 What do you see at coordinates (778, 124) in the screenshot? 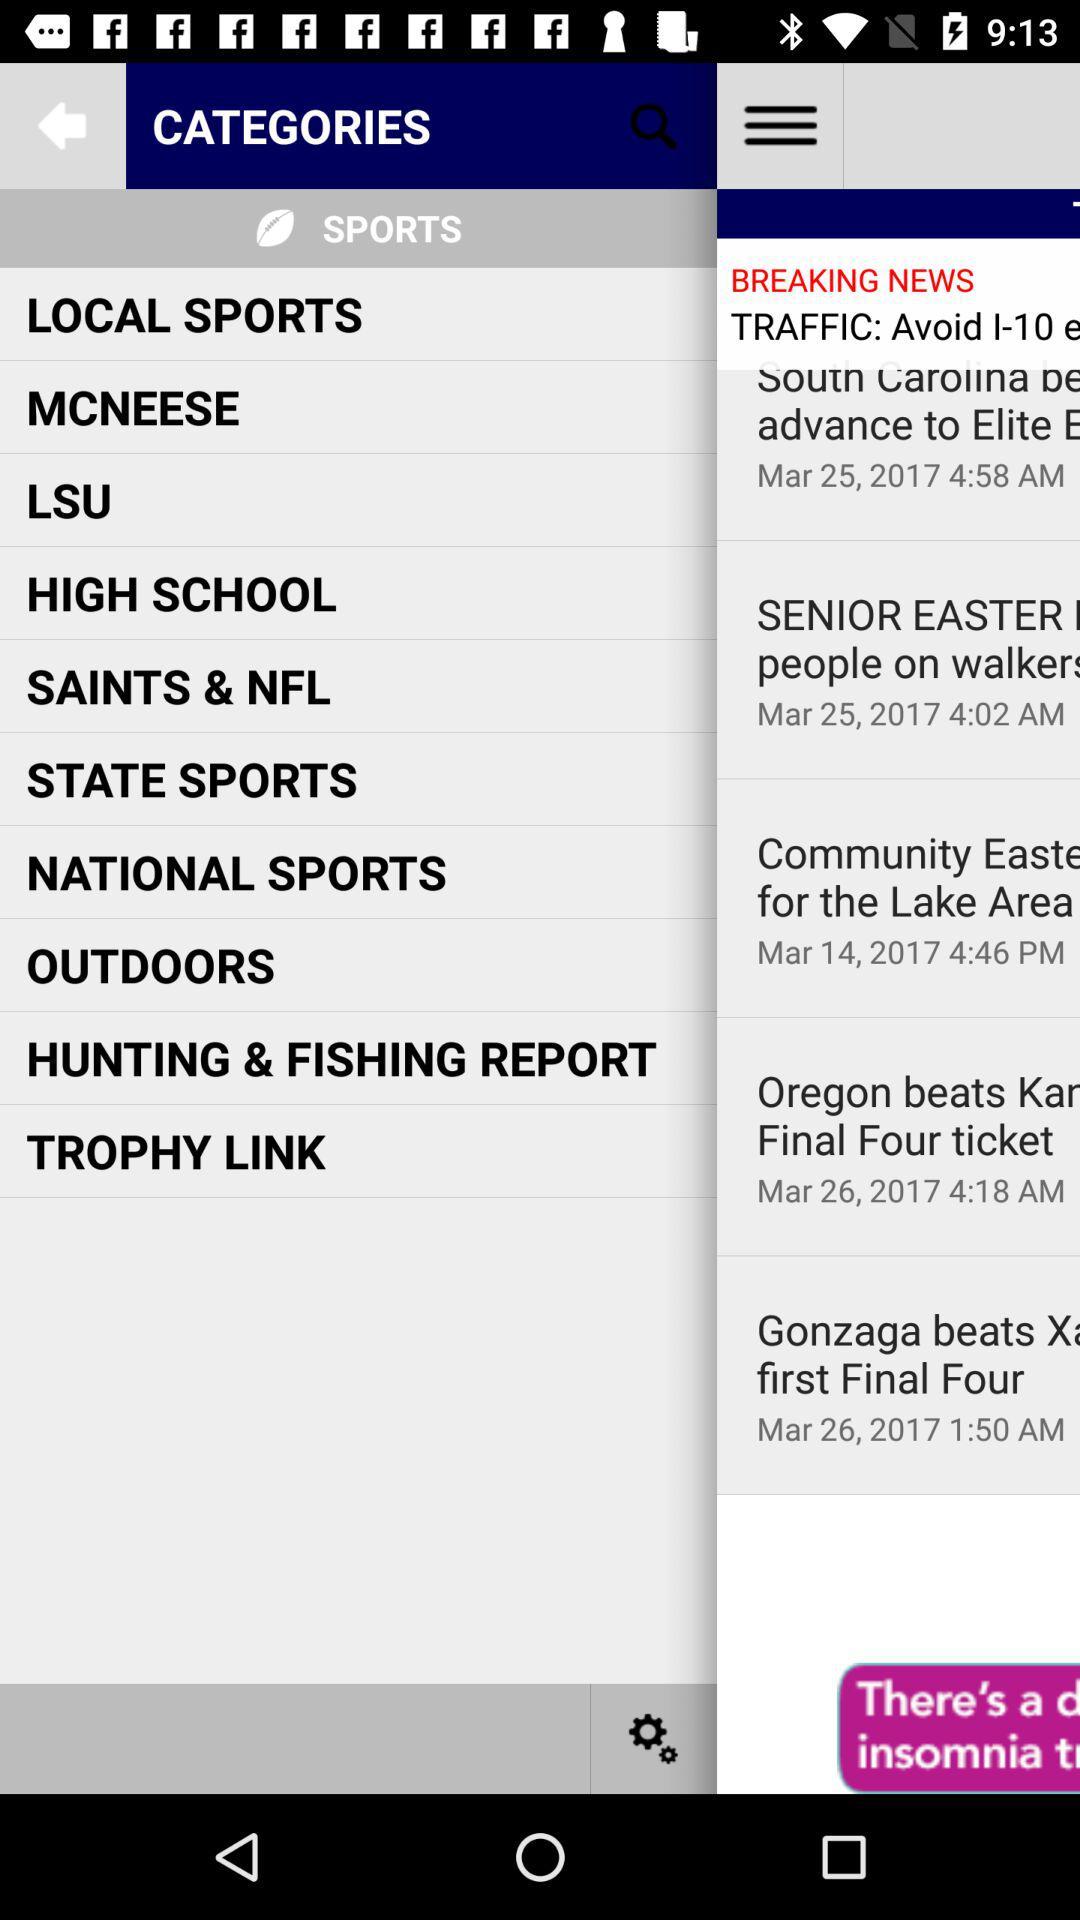
I see `the menu icon` at bounding box center [778, 124].